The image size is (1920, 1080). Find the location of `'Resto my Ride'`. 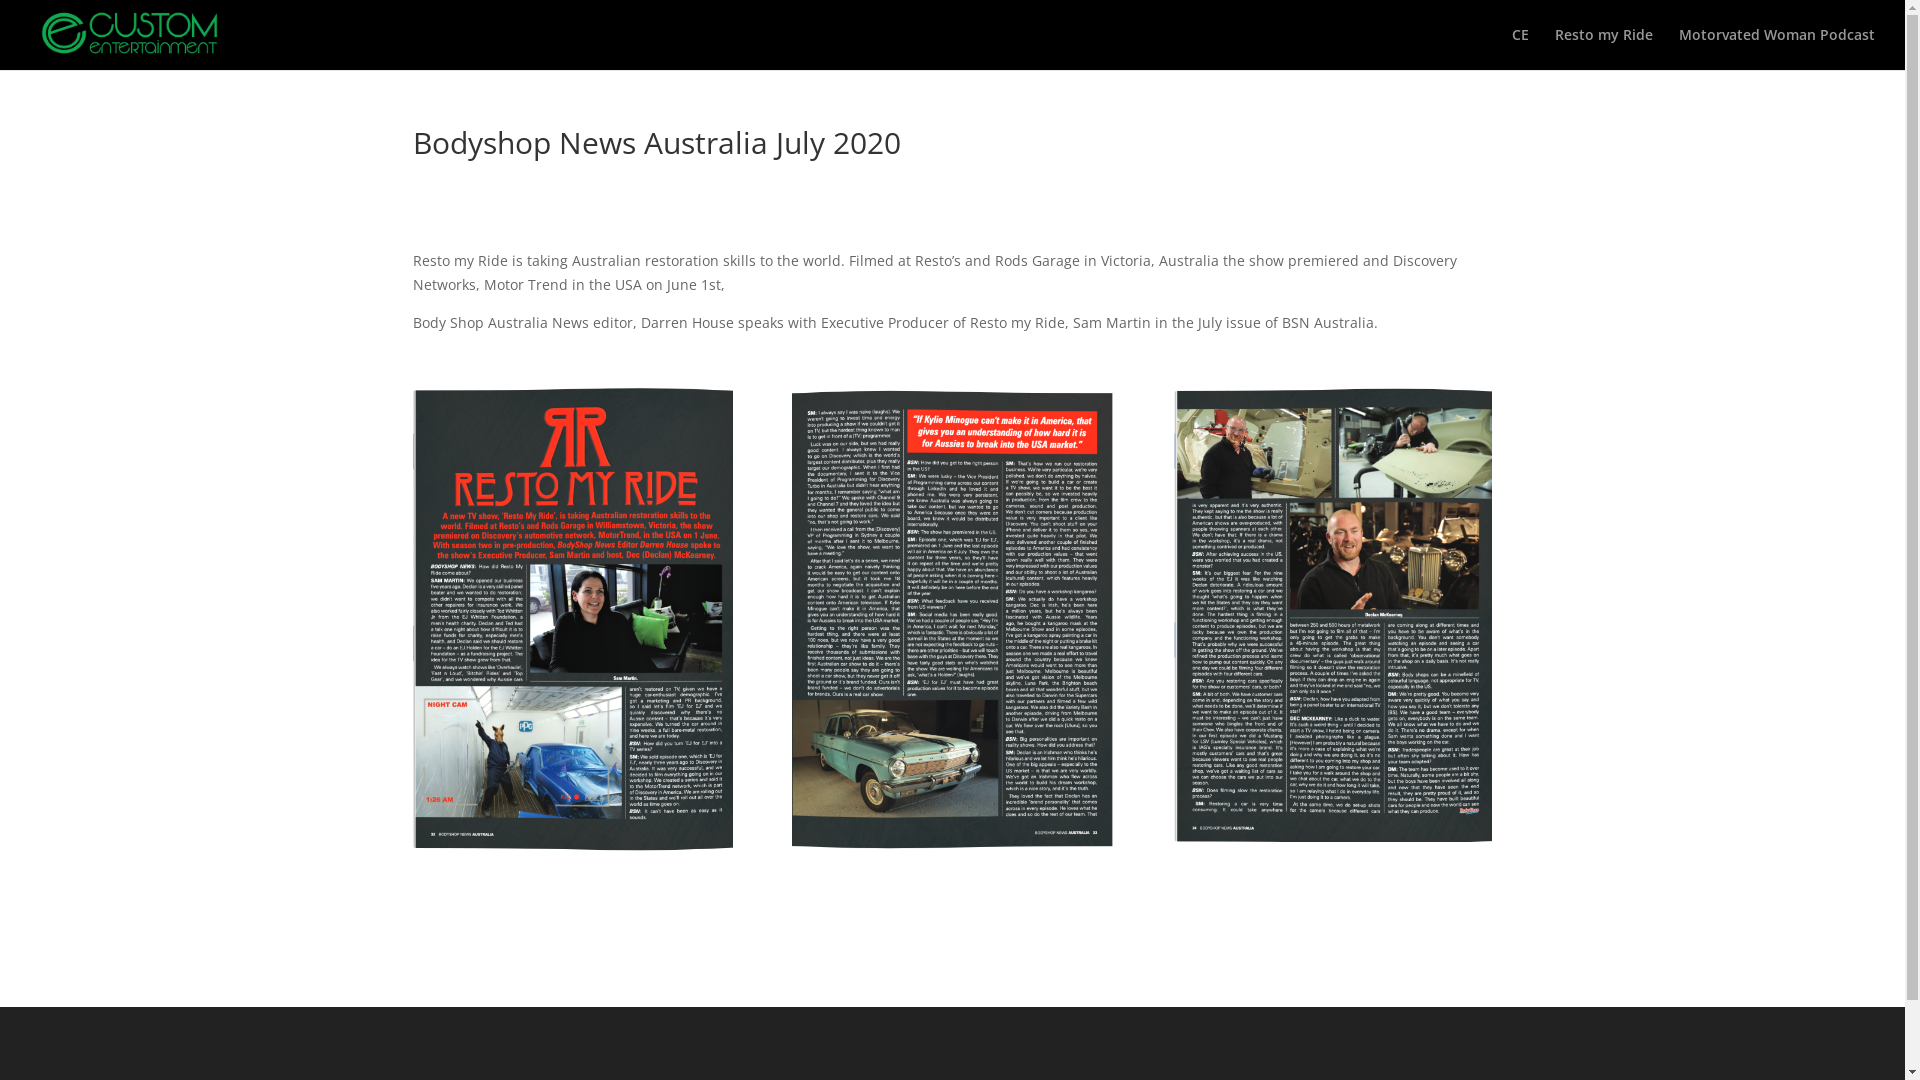

'Resto my Ride' is located at coordinates (1603, 48).